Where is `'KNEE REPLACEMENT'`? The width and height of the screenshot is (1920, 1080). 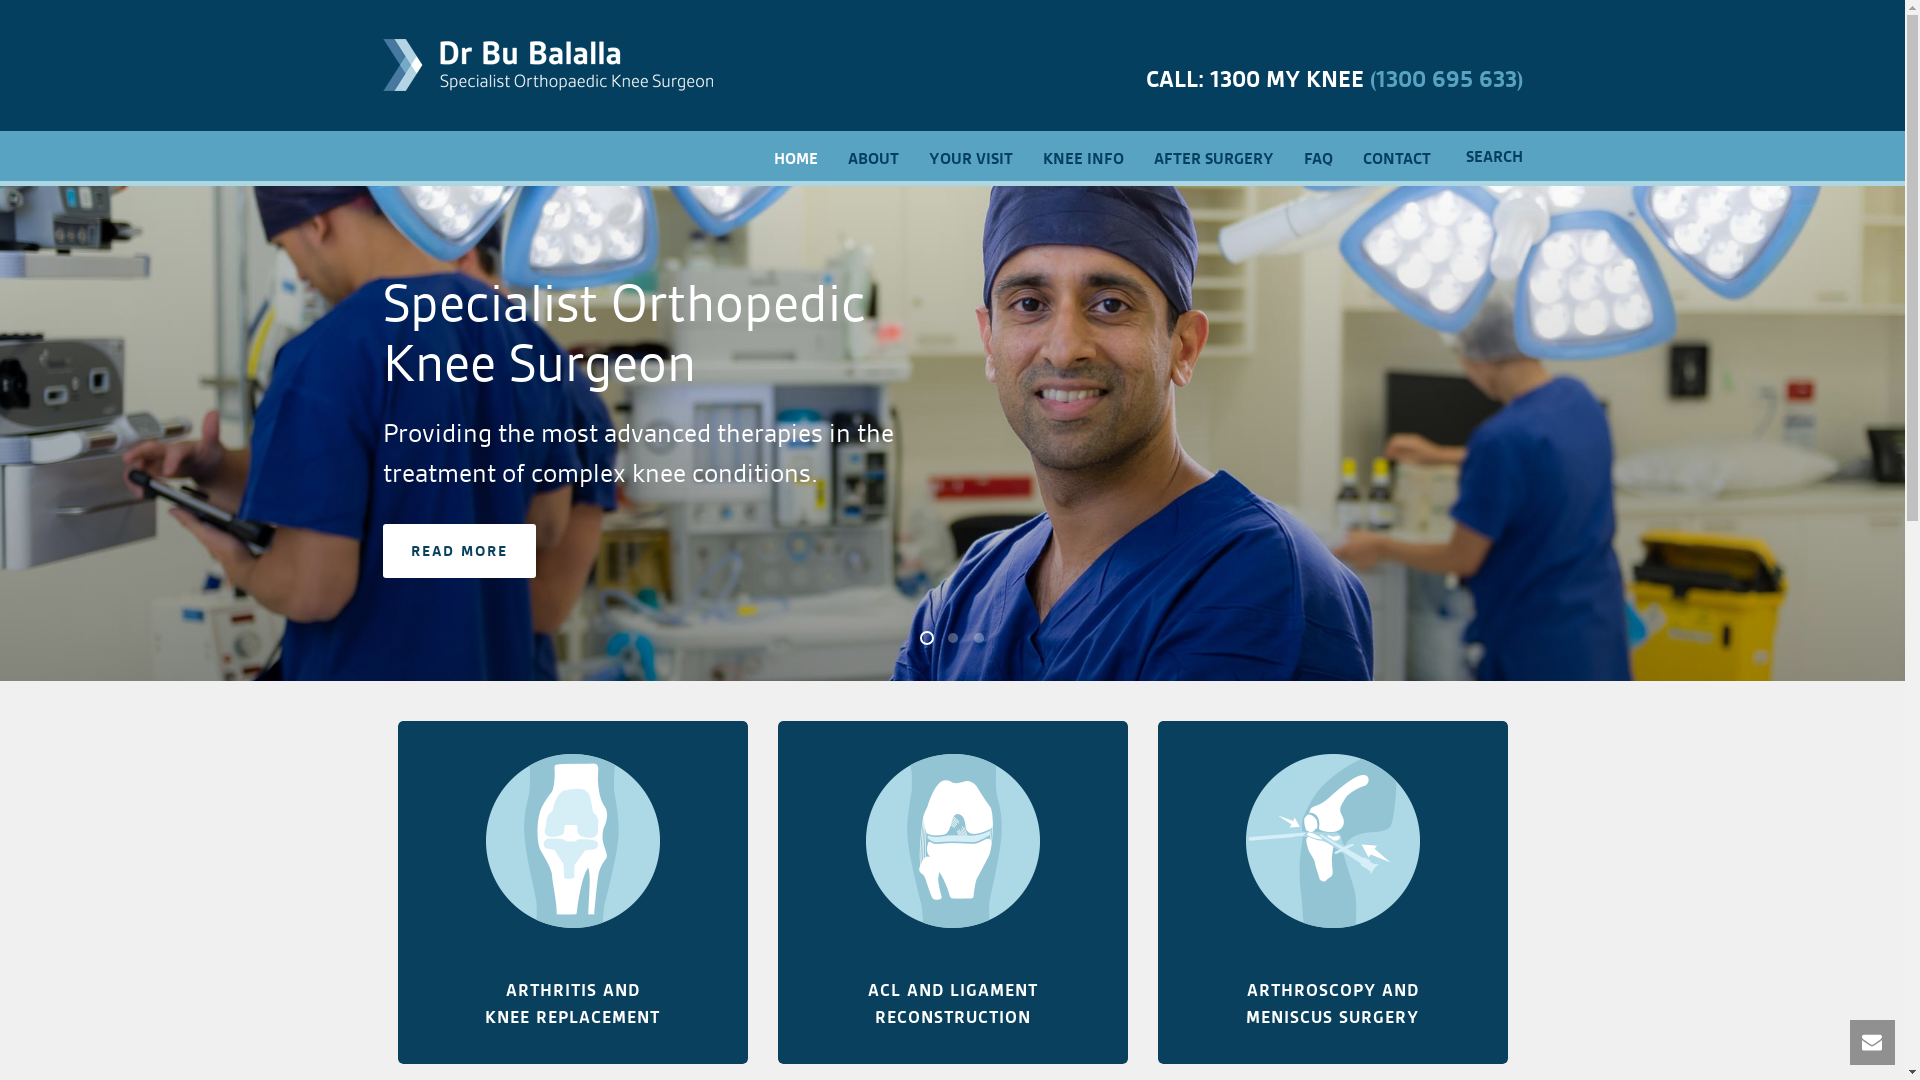
'KNEE REPLACEMENT' is located at coordinates (571, 1017).